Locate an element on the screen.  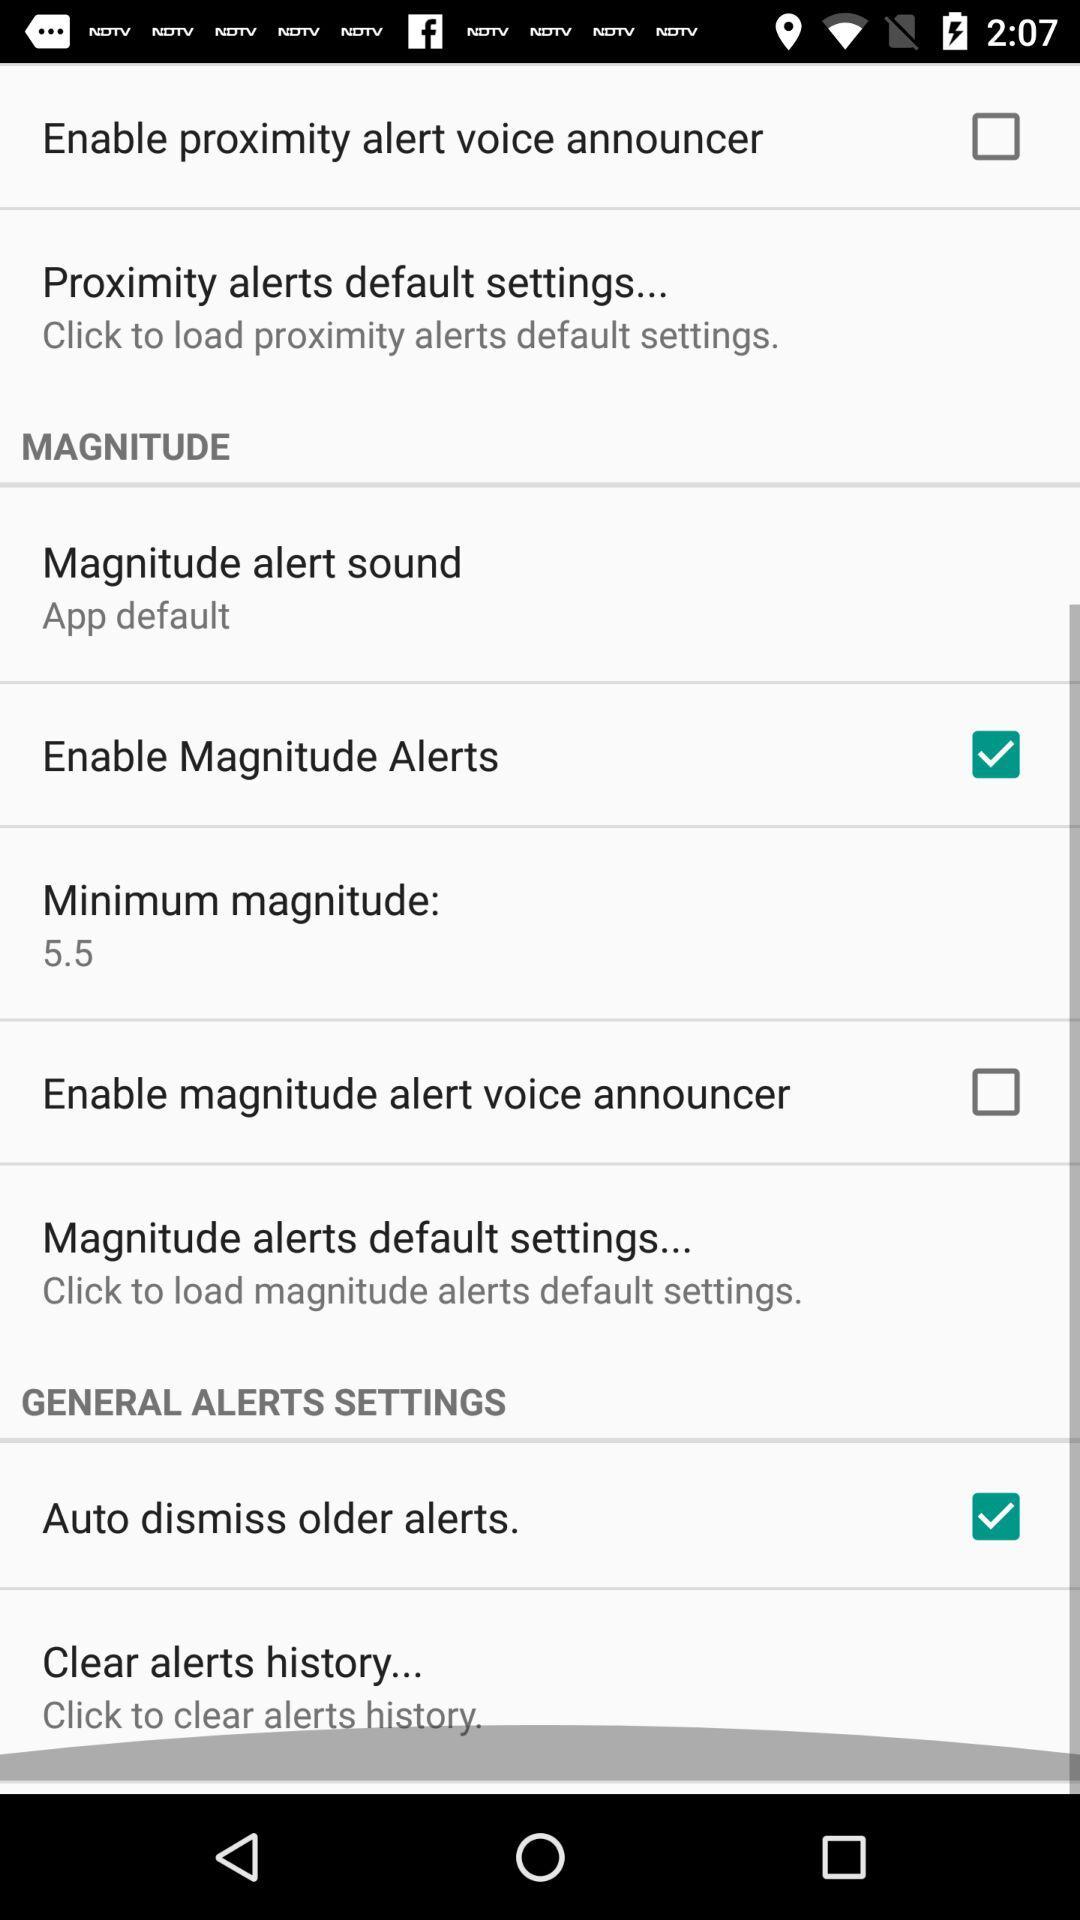
auto dismiss older item is located at coordinates (281, 1529).